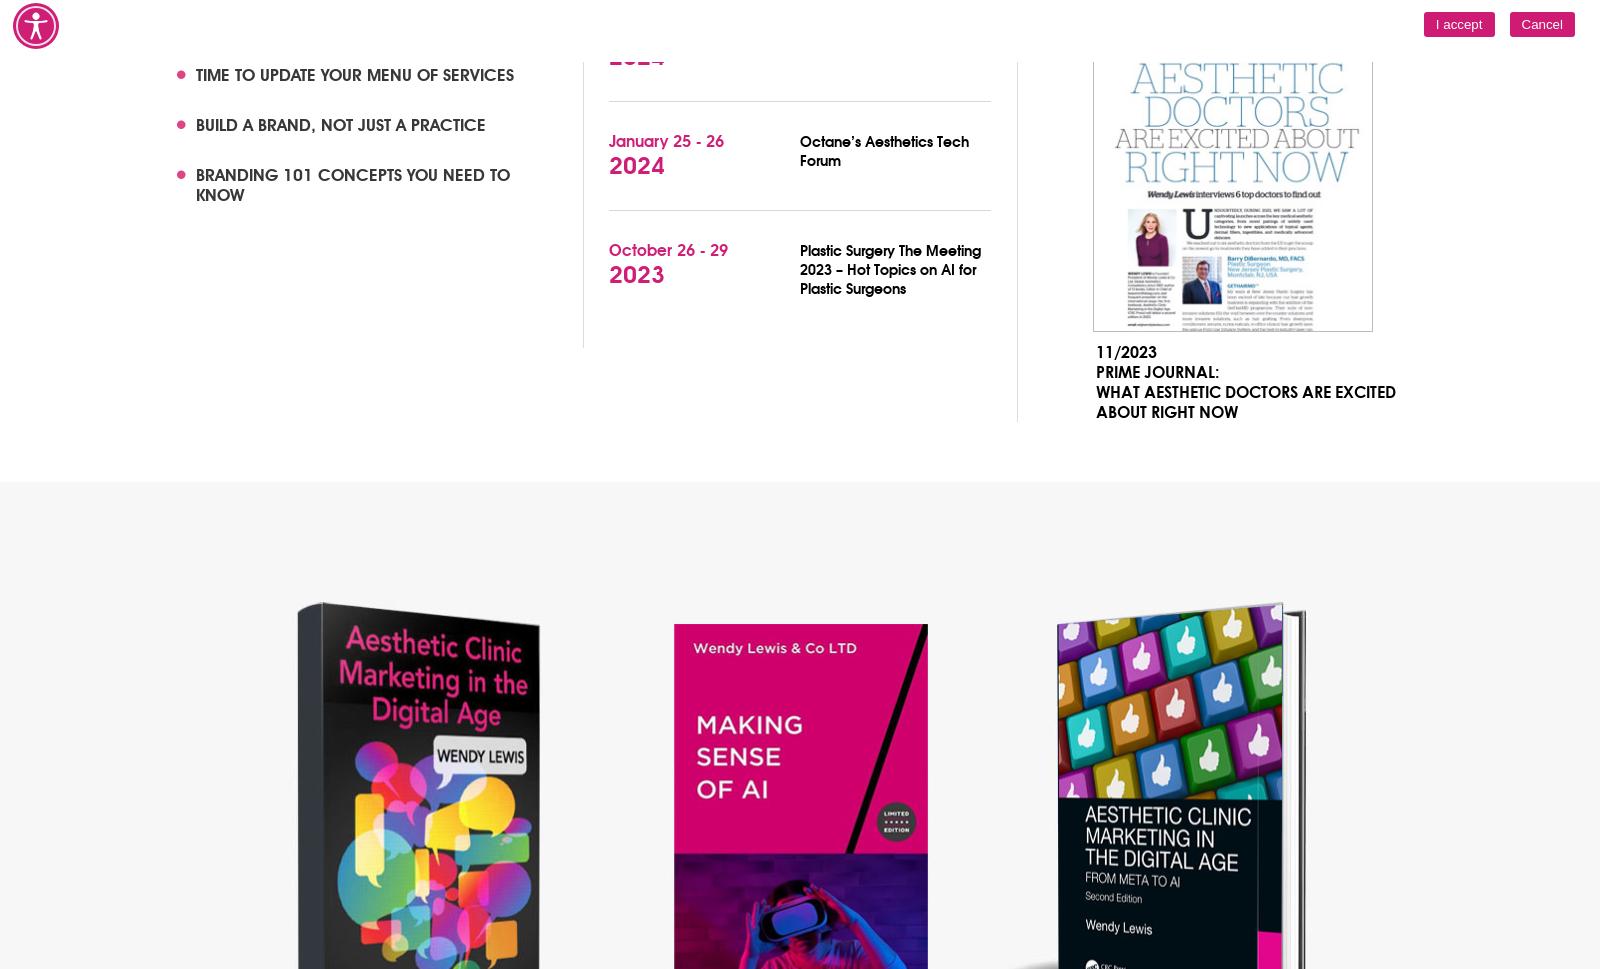  Describe the element at coordinates (666, 139) in the screenshot. I see `'January 25 - 26'` at that location.